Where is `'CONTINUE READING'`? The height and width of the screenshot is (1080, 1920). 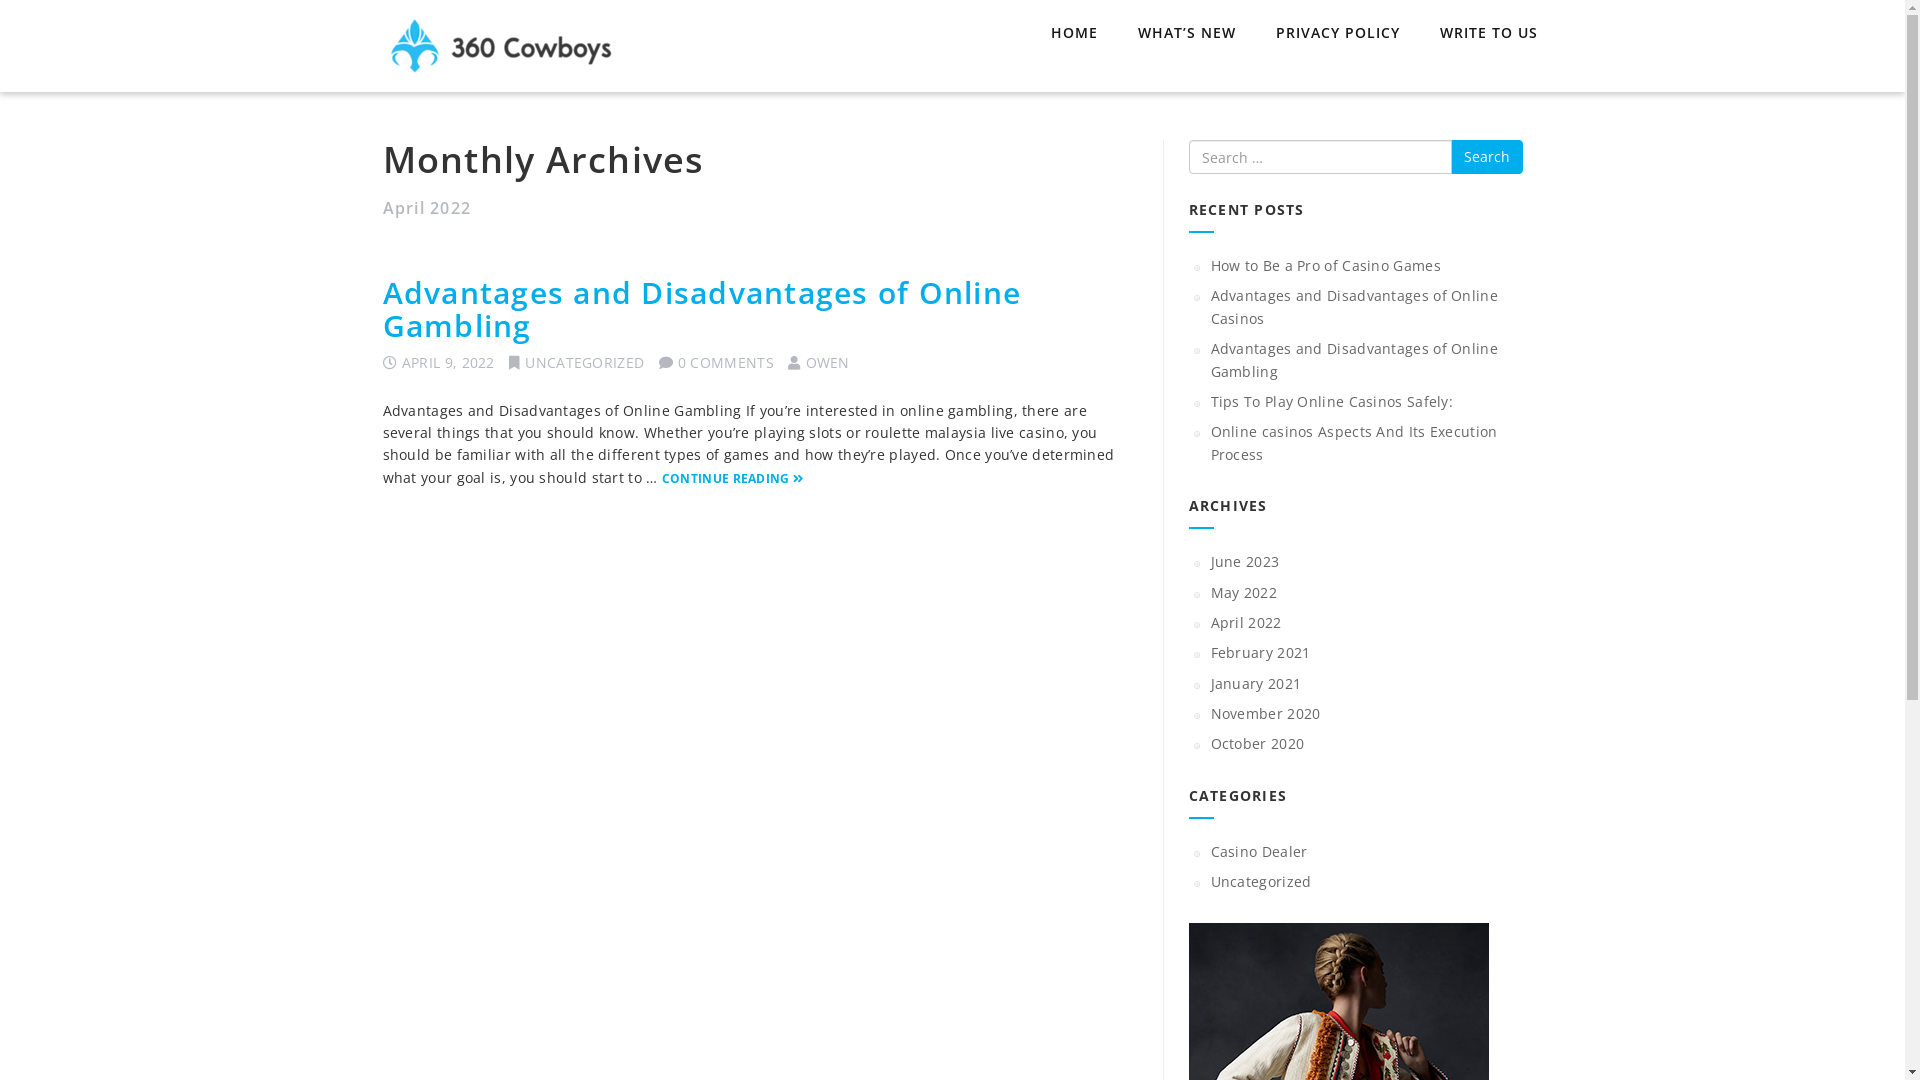
'CONTINUE READING' is located at coordinates (662, 478).